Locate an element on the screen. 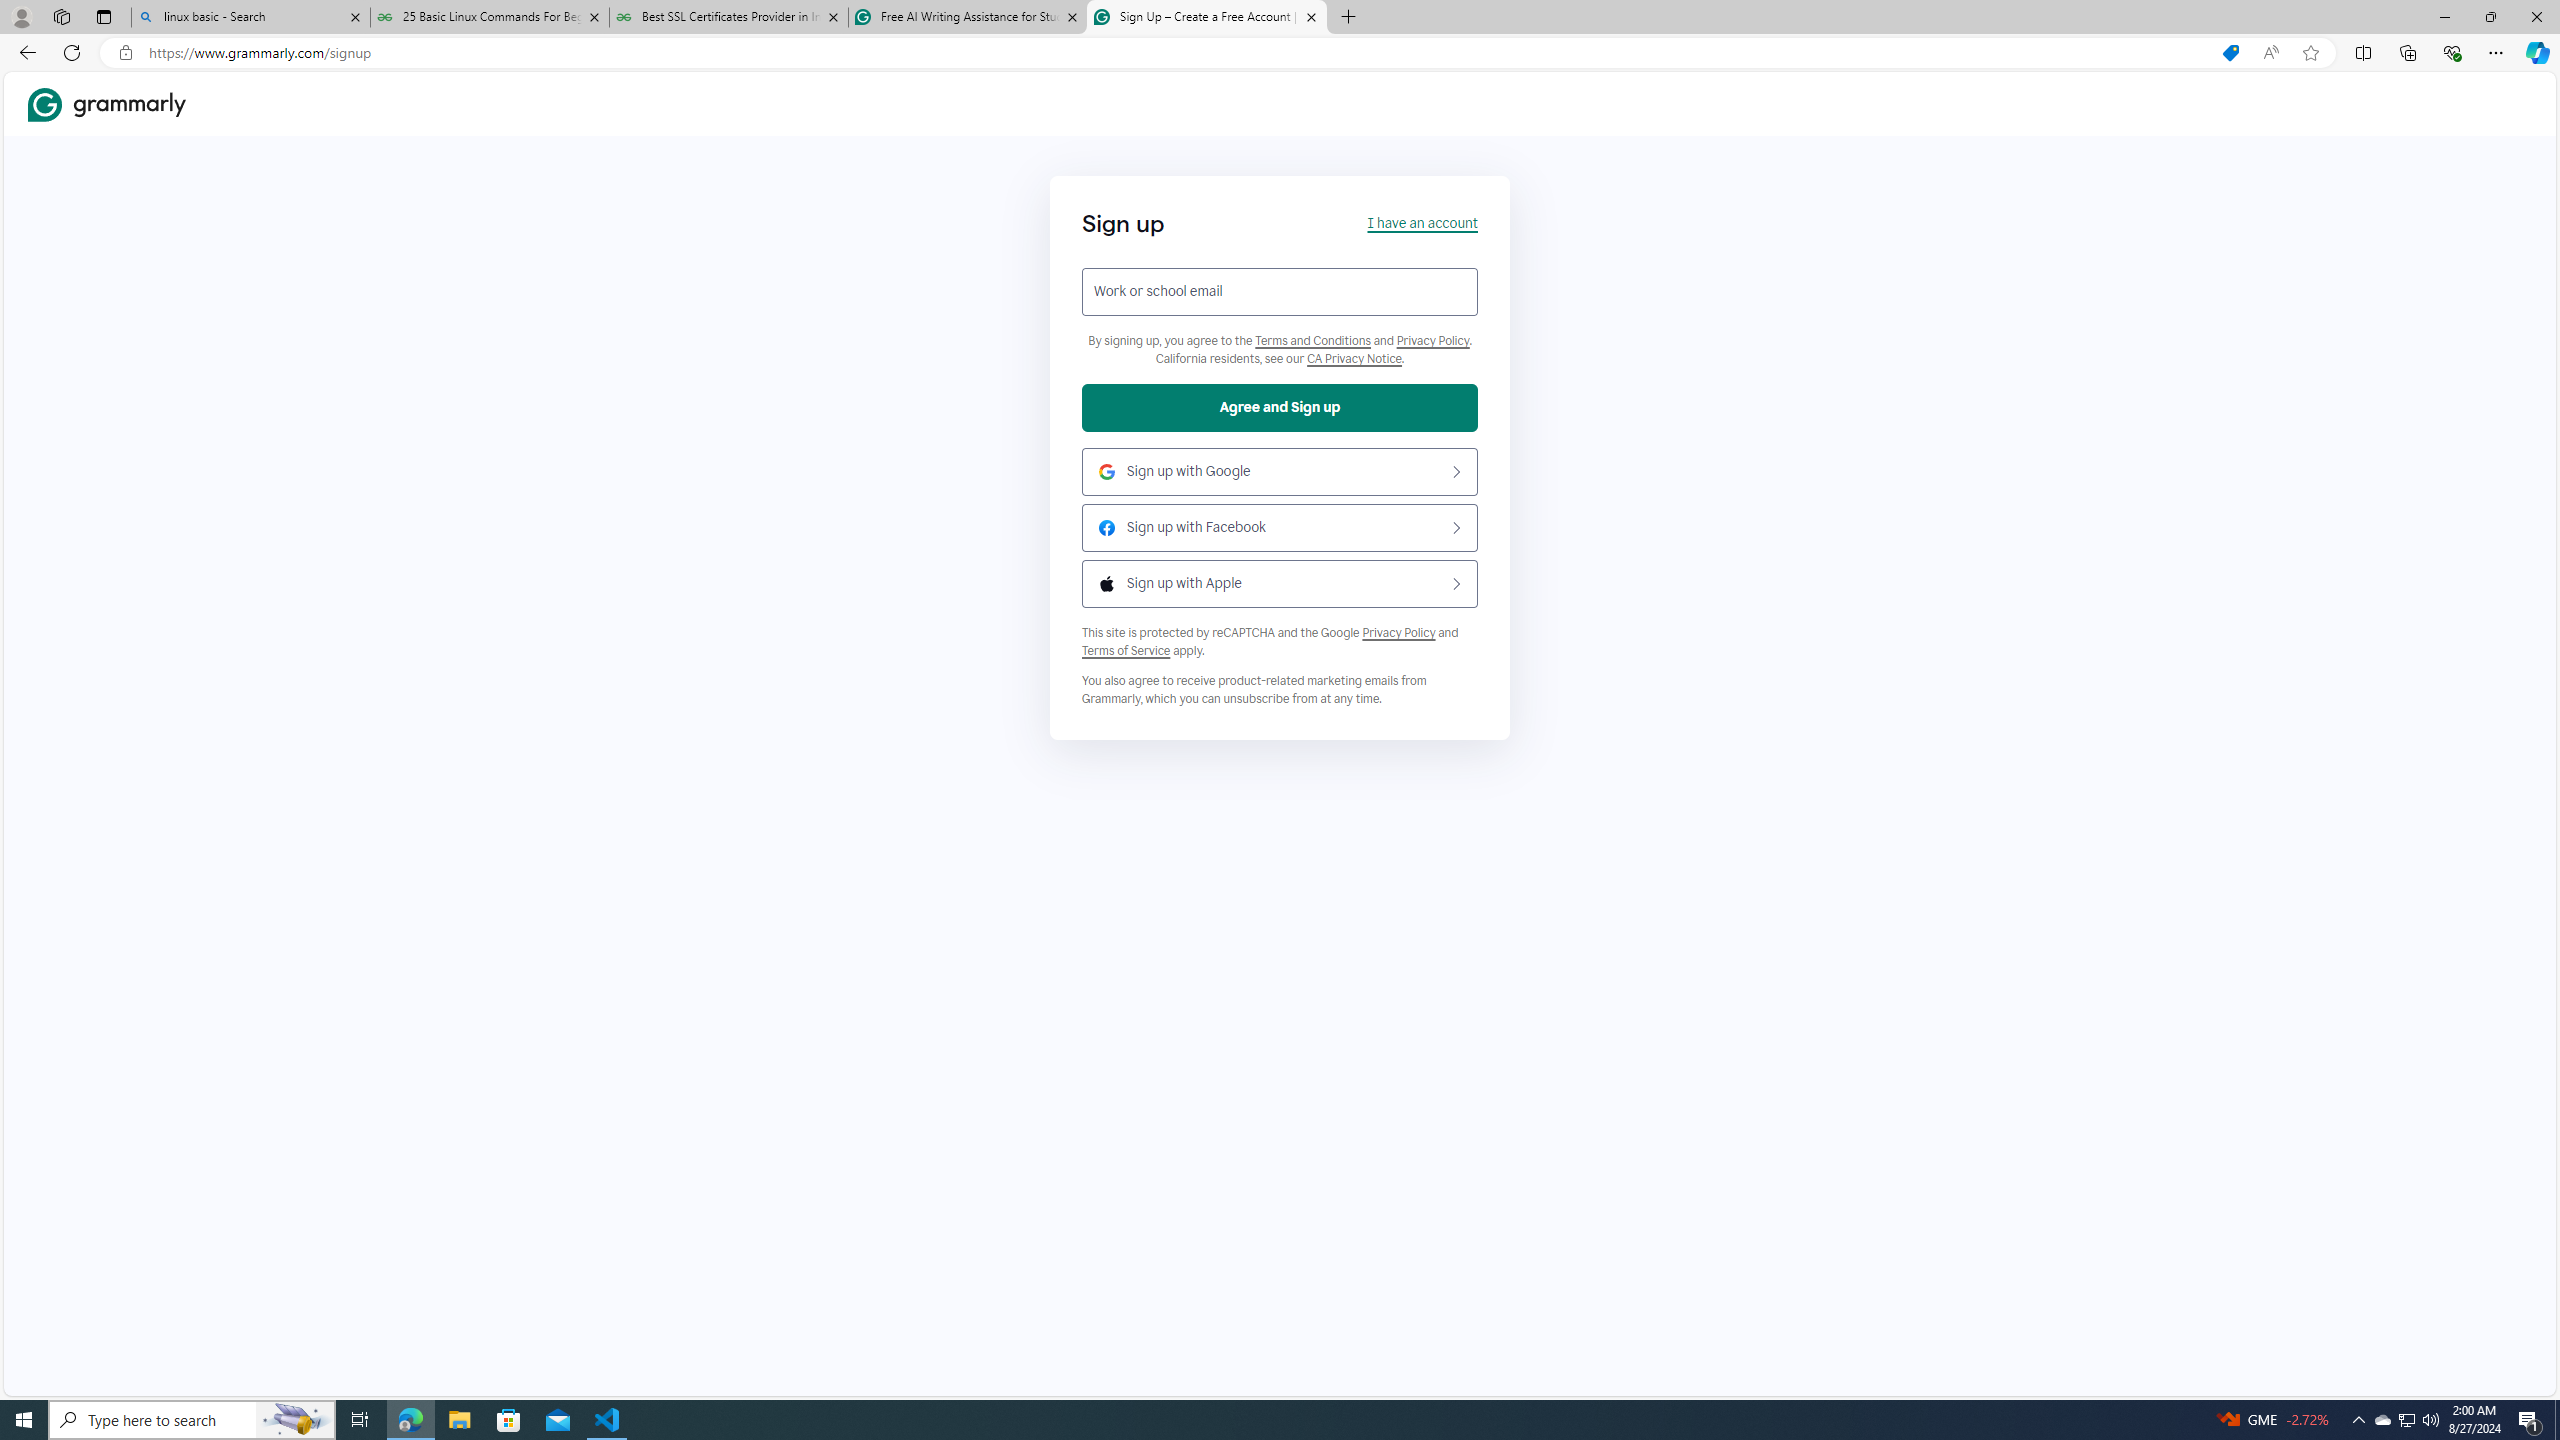  'Agree and Sign up' is located at coordinates (1280, 407).